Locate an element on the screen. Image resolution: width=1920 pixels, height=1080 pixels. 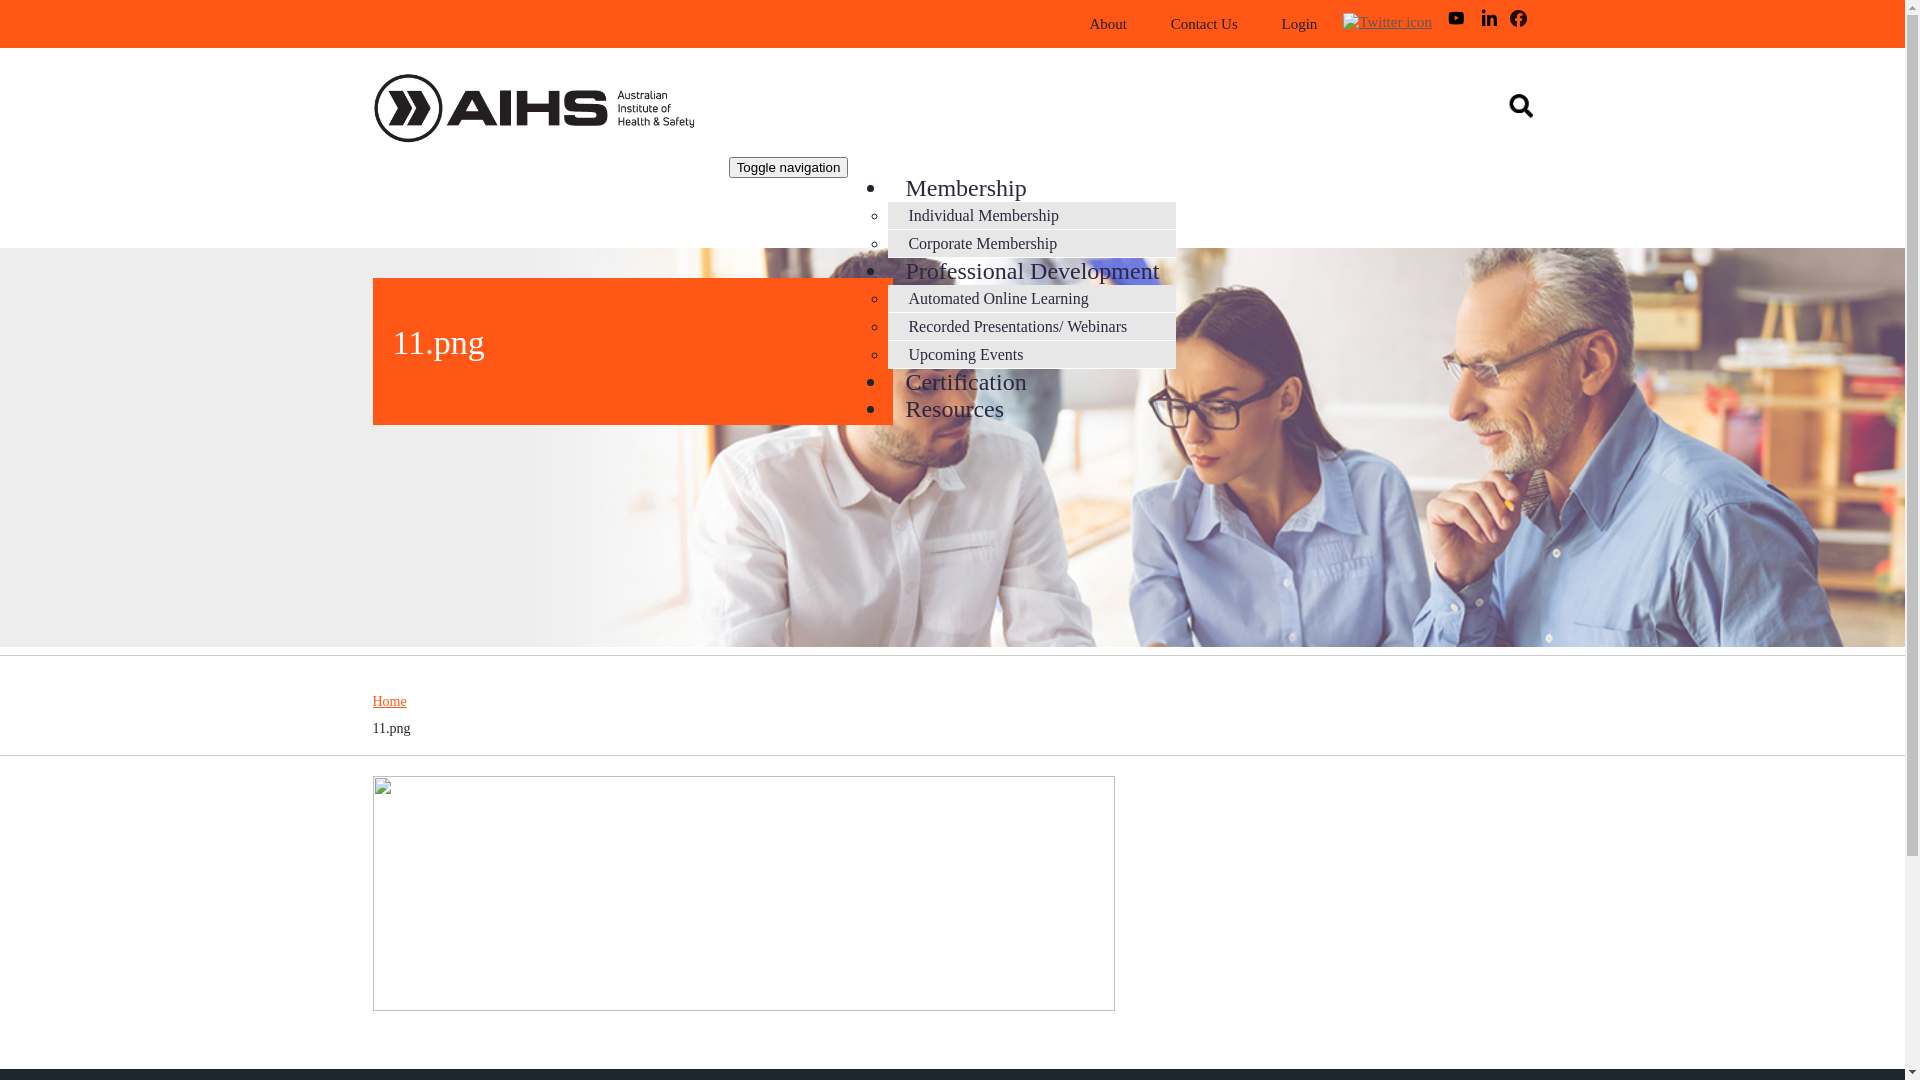
'Login' is located at coordinates (1299, 23).